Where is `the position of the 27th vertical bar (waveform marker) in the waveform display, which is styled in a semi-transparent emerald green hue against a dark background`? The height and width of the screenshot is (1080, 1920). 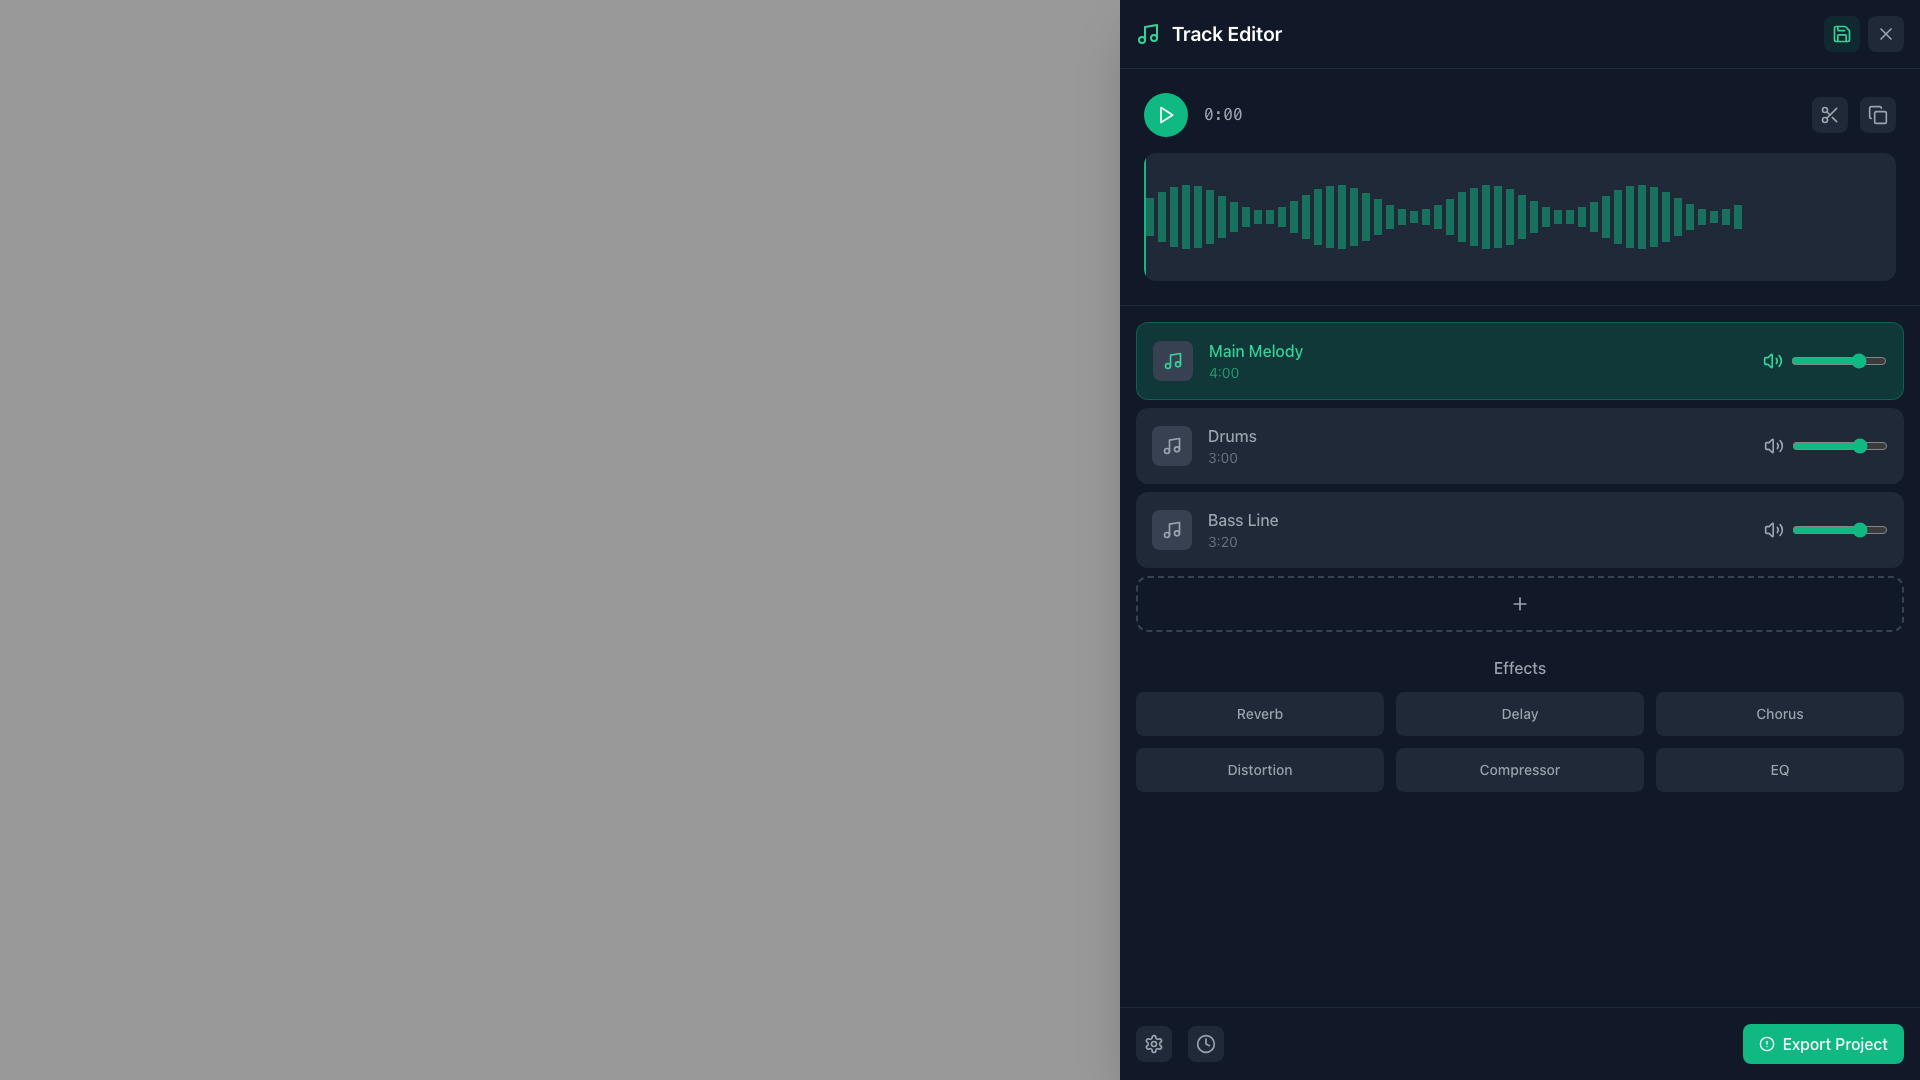 the position of the 27th vertical bar (waveform marker) in the waveform display, which is styled in a semi-transparent emerald green hue against a dark background is located at coordinates (1462, 216).